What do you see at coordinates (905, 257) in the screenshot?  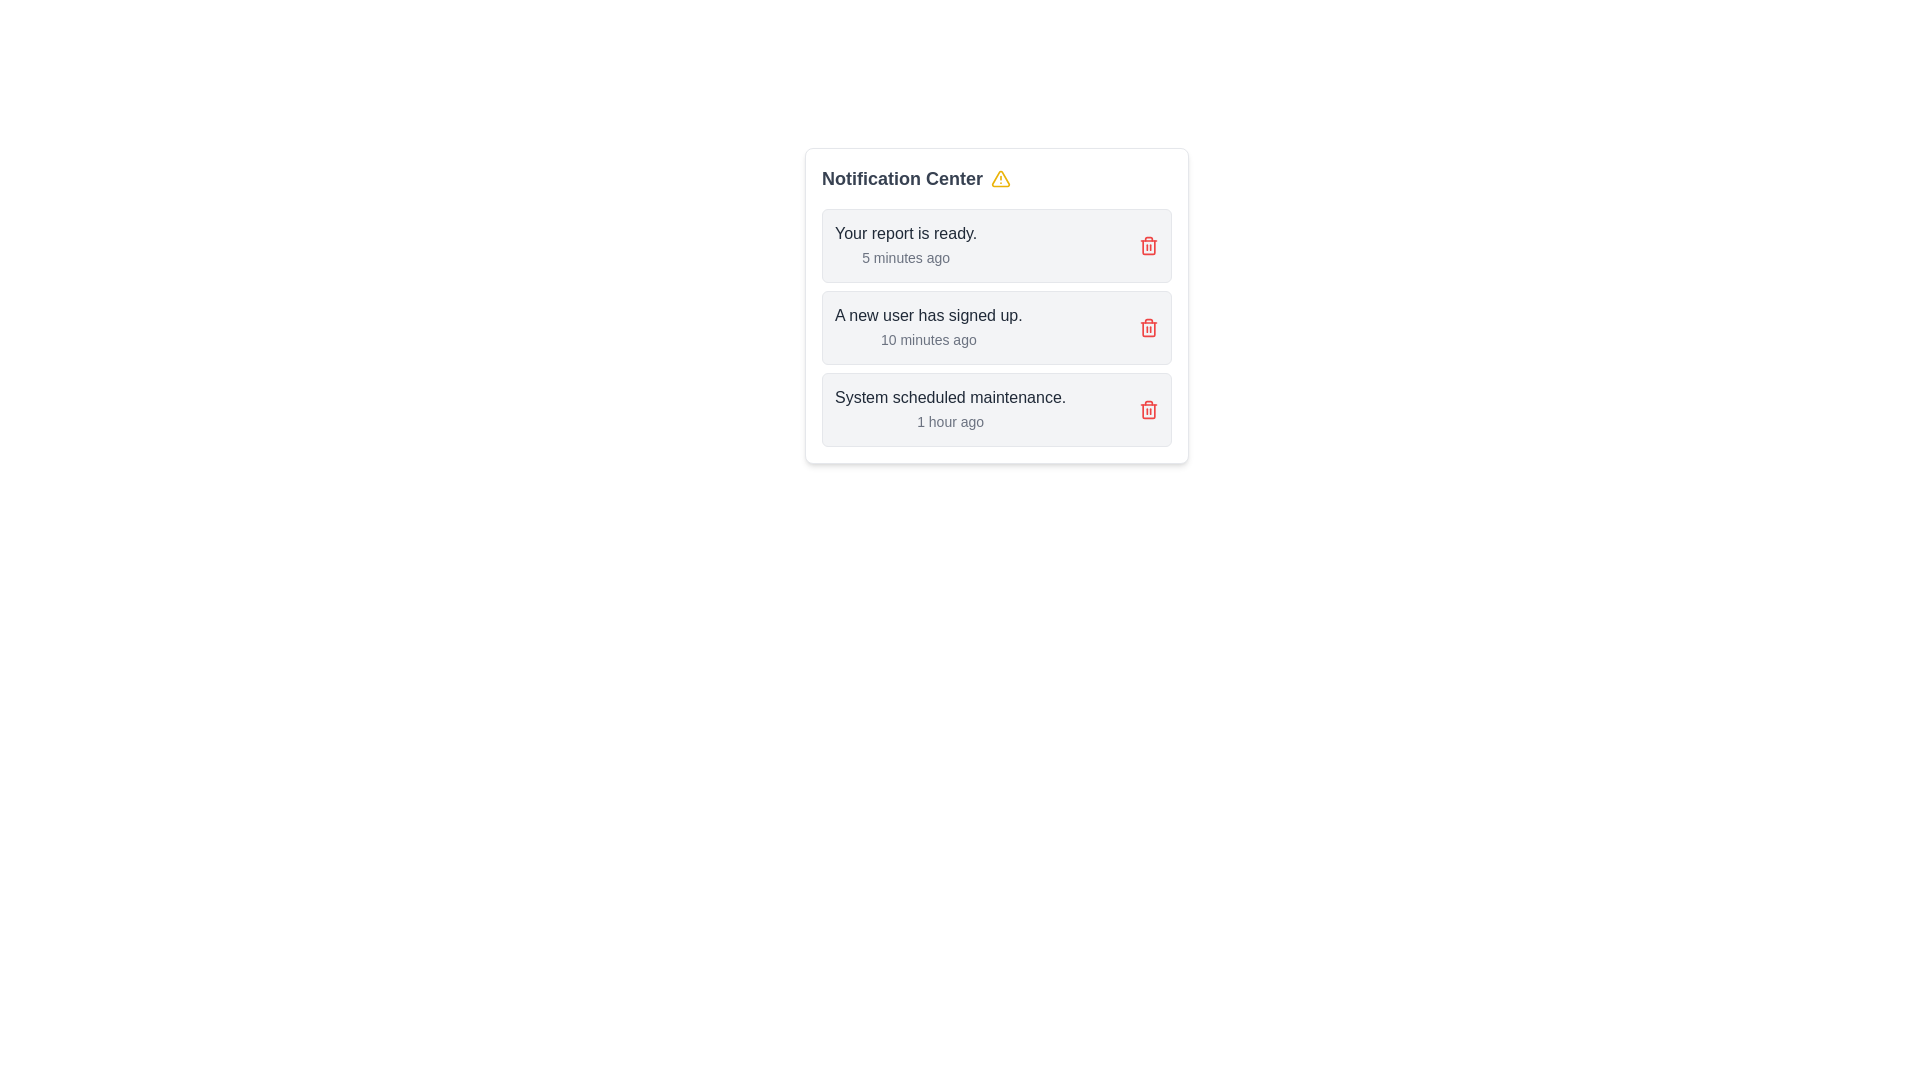 I see `the text indicating the timestamp of the notification located under 'Your report is ready.' in the first notification card, aligned to the left side` at bounding box center [905, 257].